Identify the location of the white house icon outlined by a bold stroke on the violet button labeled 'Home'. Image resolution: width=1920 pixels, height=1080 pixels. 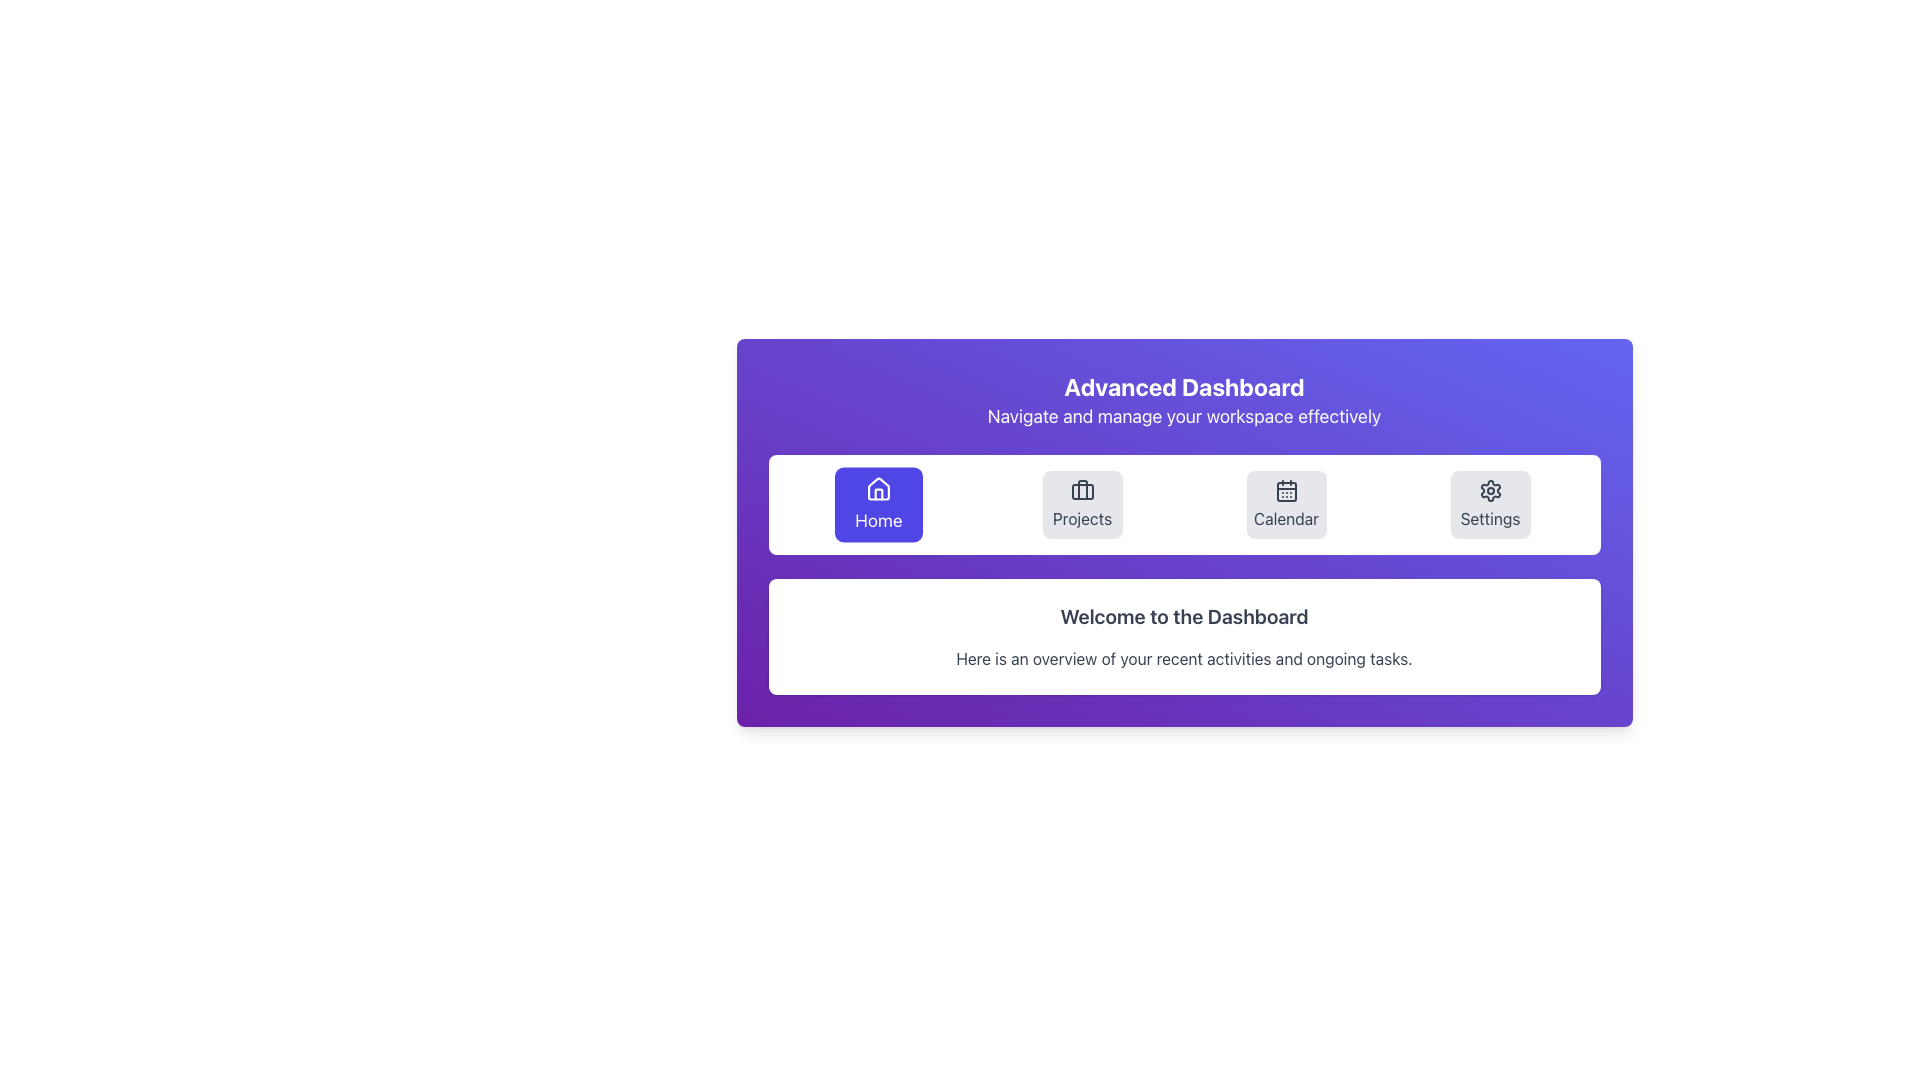
(878, 489).